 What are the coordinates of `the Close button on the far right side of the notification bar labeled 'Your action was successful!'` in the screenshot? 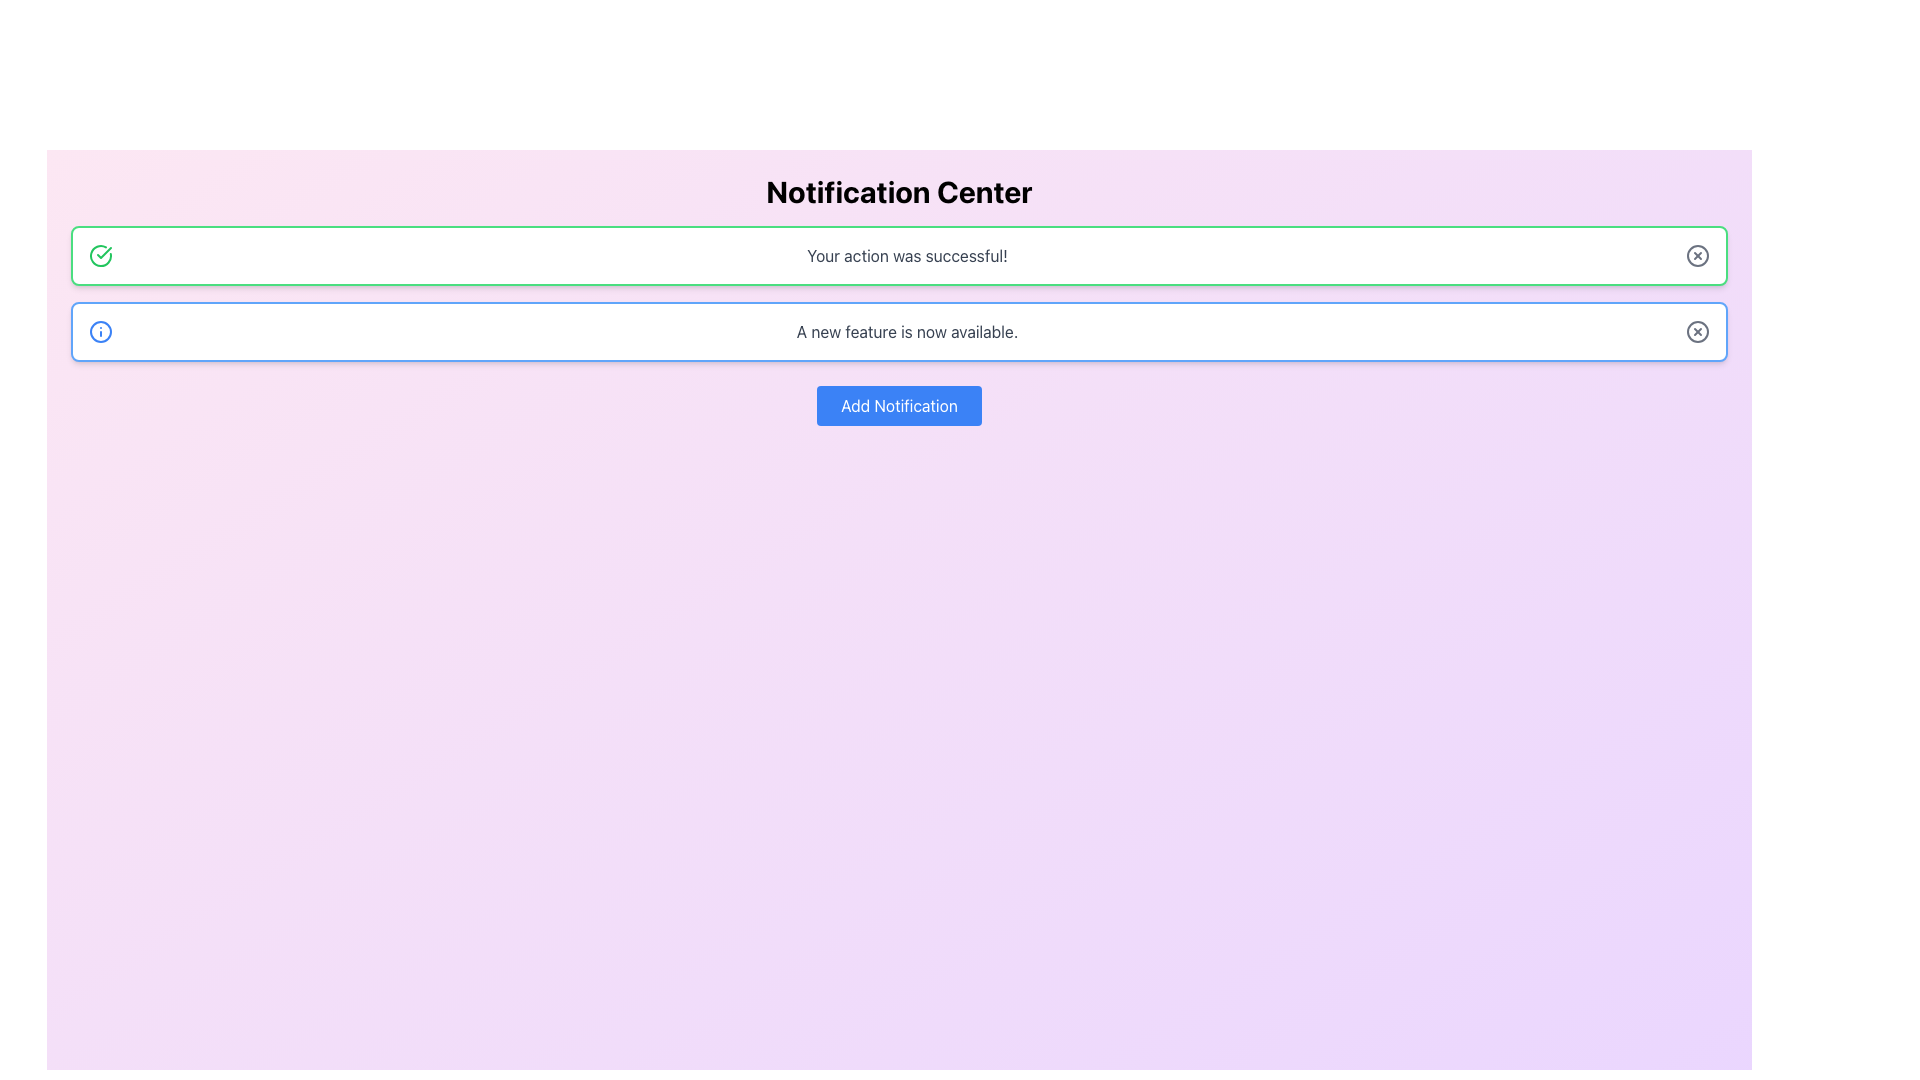 It's located at (1697, 254).